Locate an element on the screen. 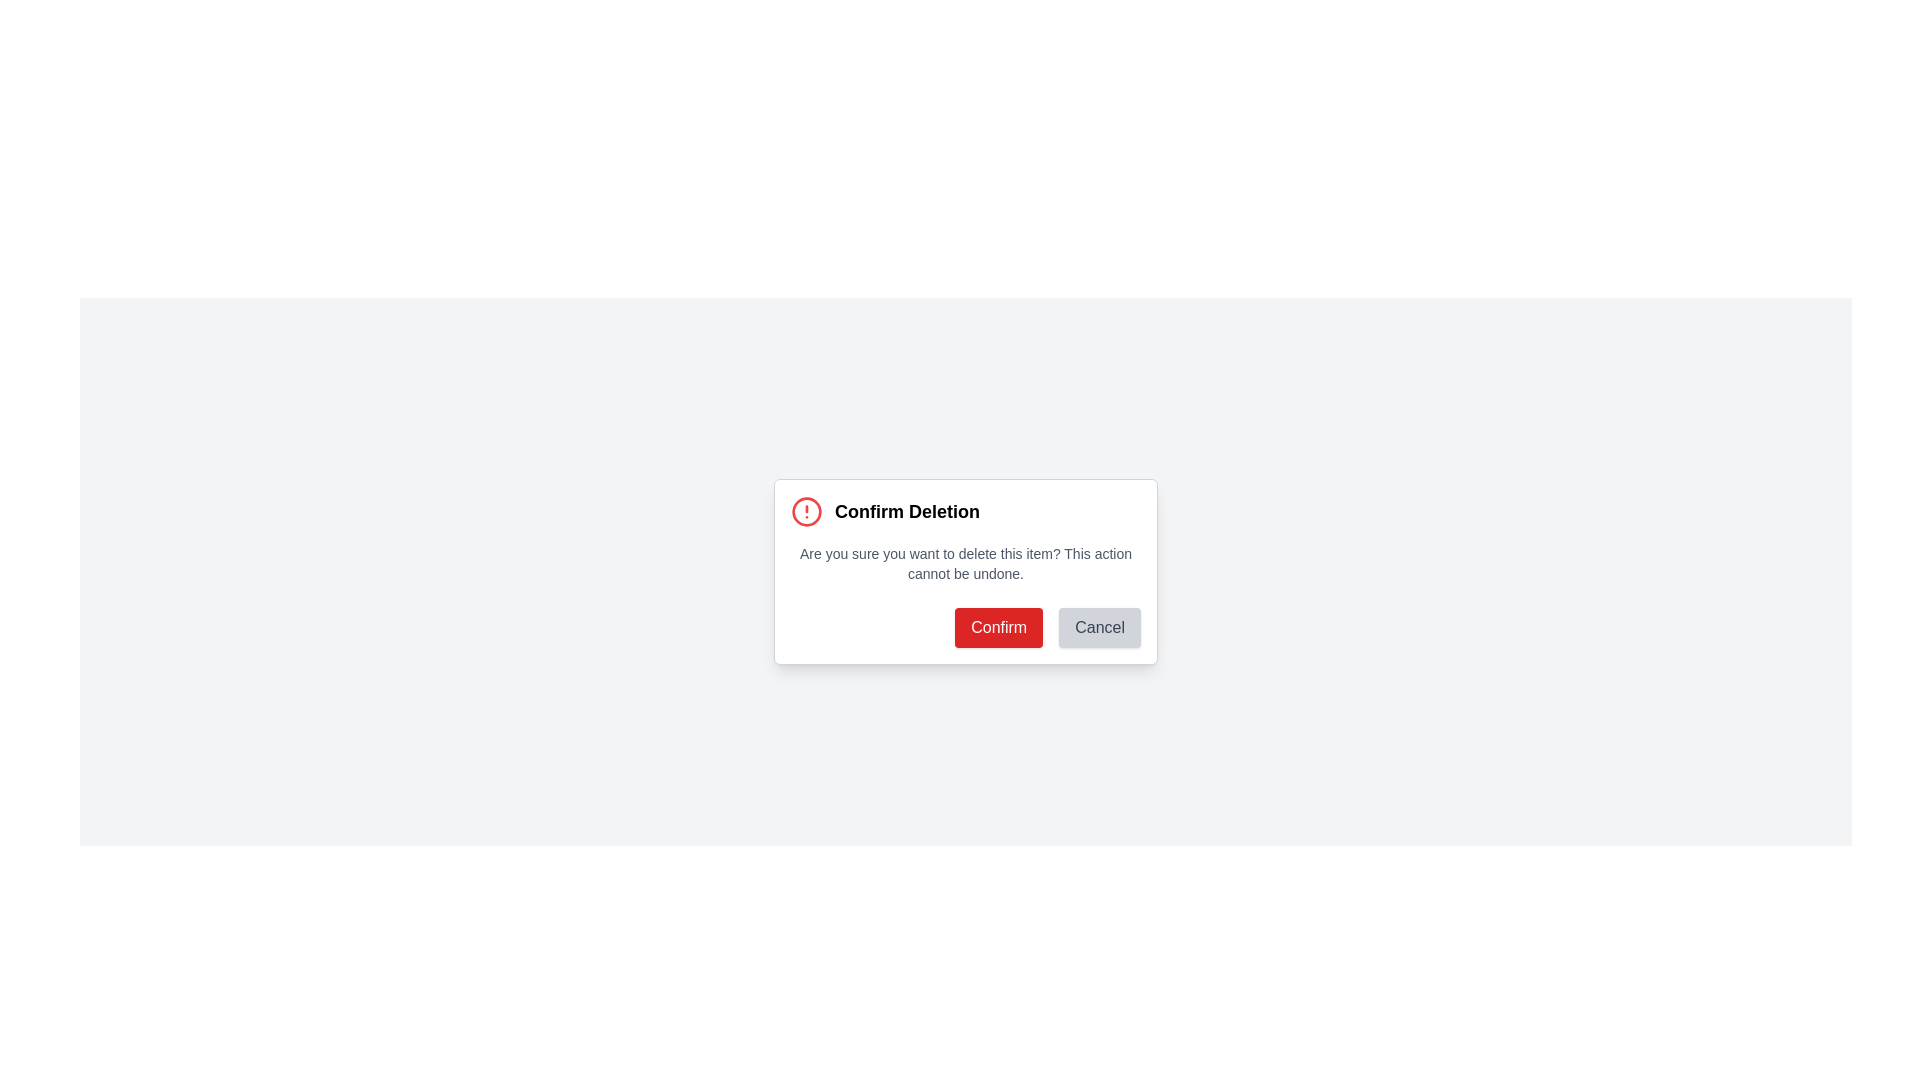 This screenshot has width=1920, height=1080. message in the modal dialog box titled 'Confirm Deletion', which explains the consequences of the action is located at coordinates (965, 571).